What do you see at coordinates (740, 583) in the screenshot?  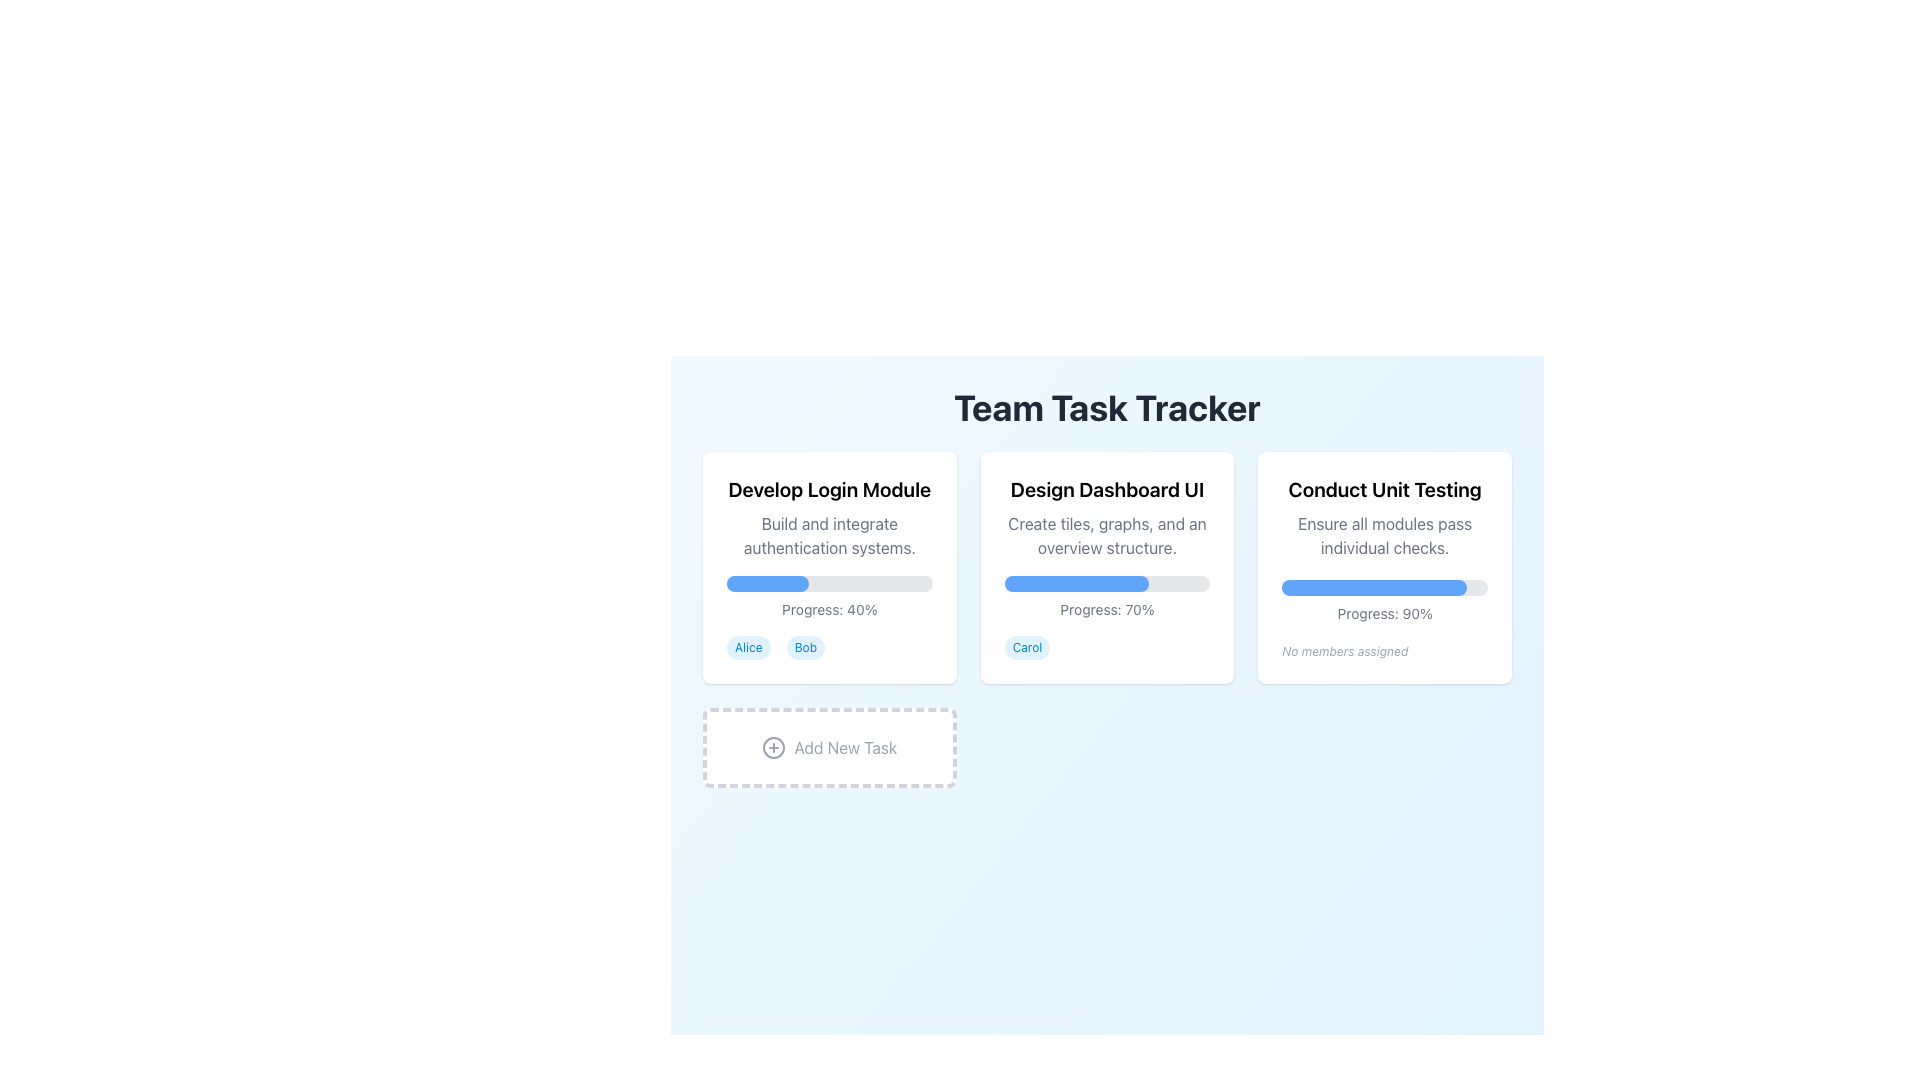 I see `the progress bar value` at bounding box center [740, 583].